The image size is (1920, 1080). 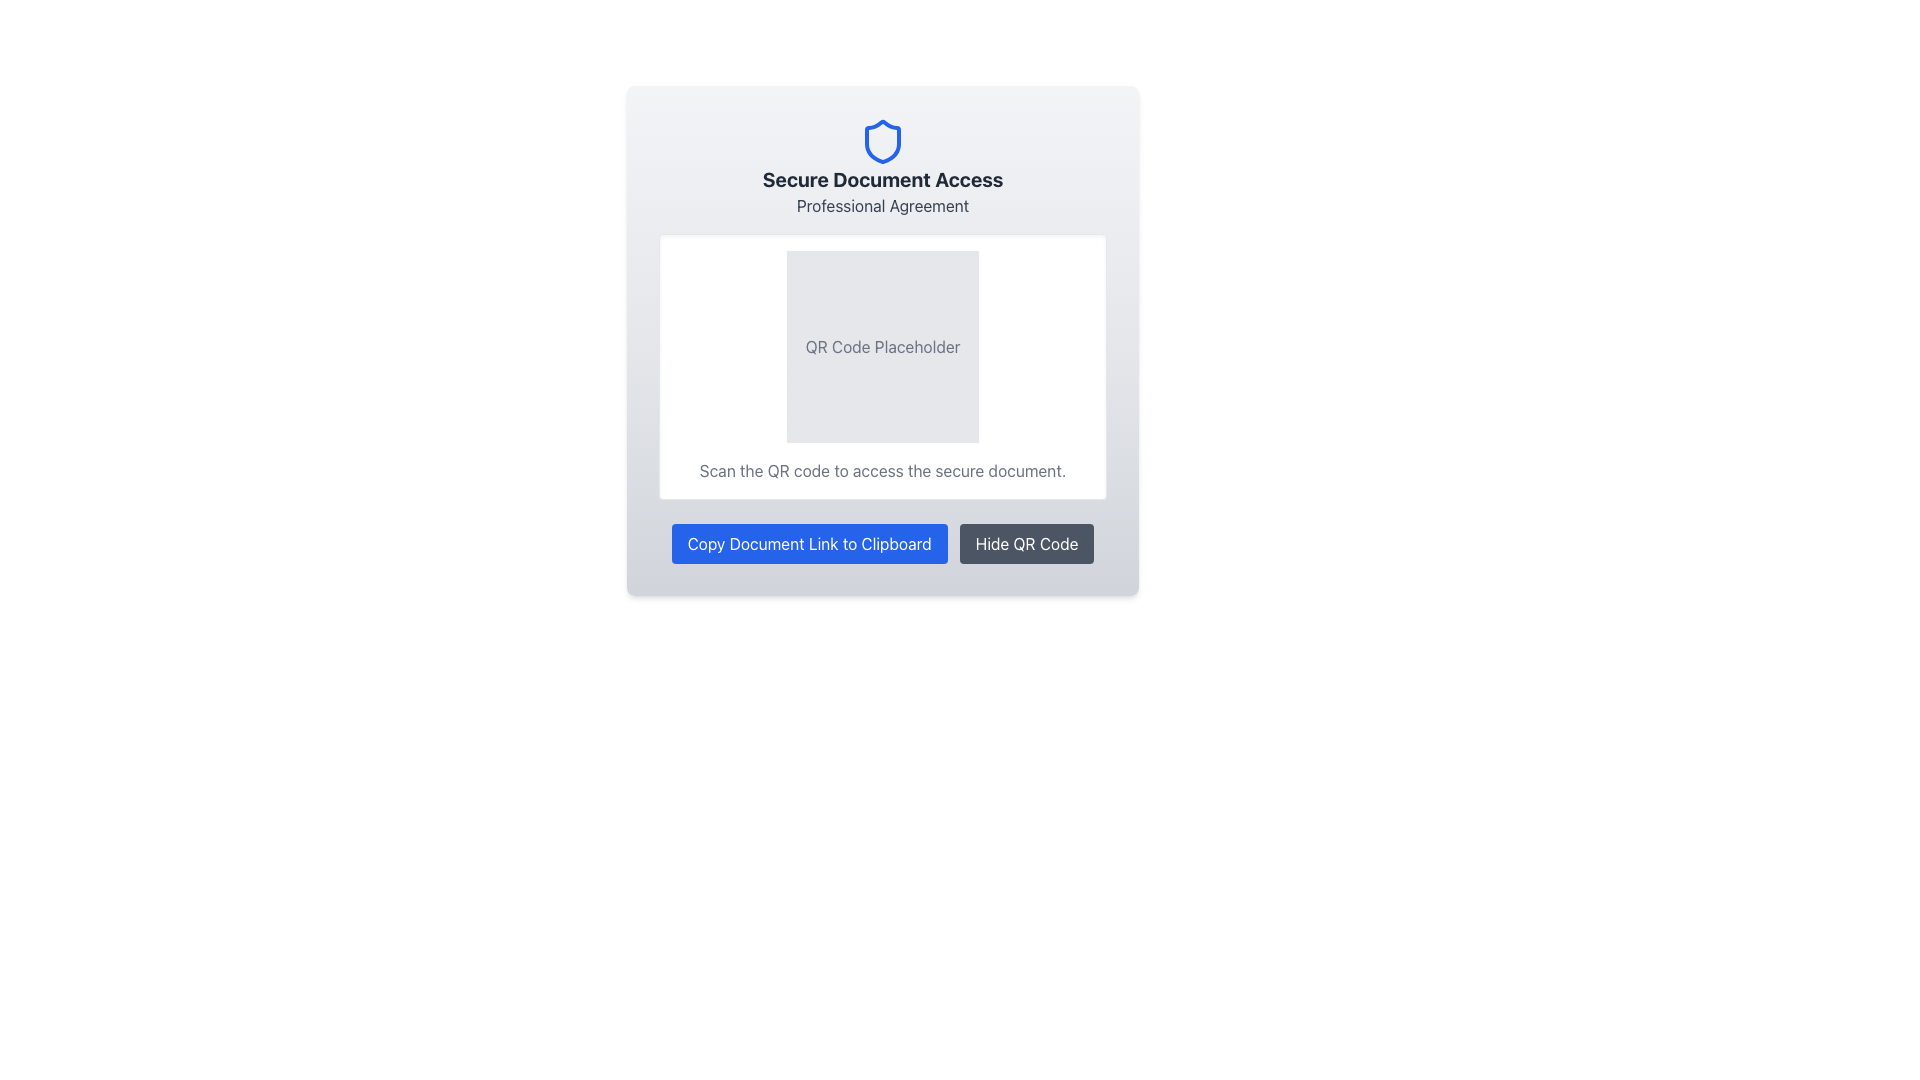 What do you see at coordinates (809, 543) in the screenshot?
I see `the 'Copy Link' button located at the bottom-left of the button group` at bounding box center [809, 543].